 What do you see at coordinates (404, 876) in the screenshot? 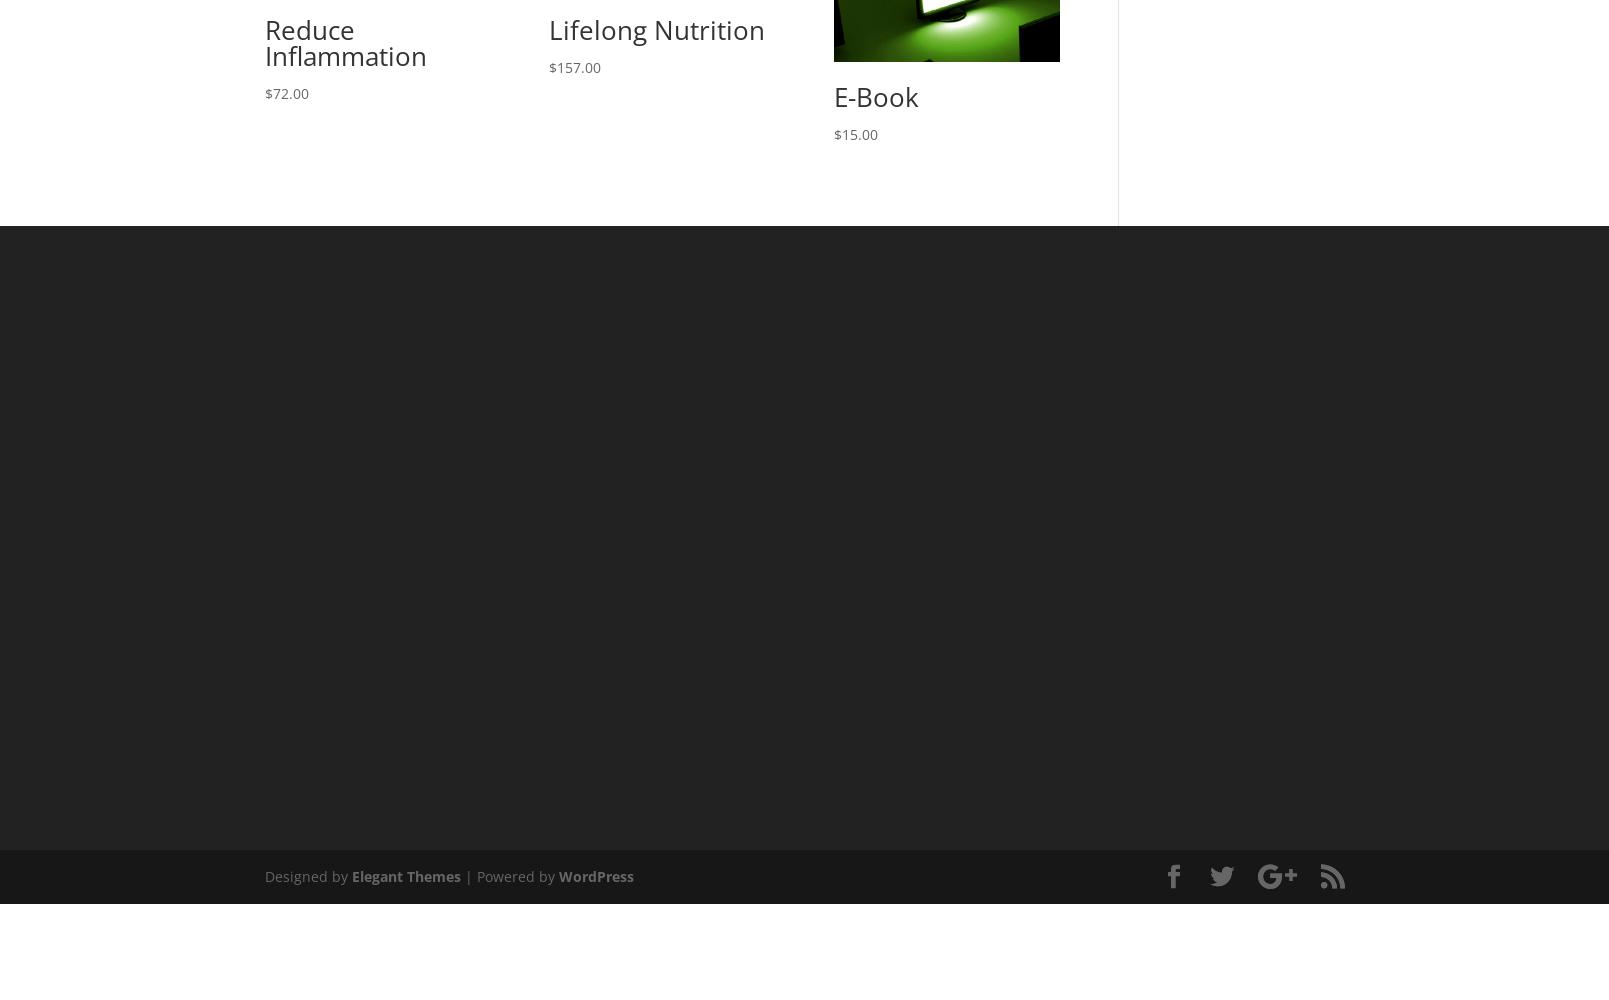
I see `'Elegant Themes'` at bounding box center [404, 876].